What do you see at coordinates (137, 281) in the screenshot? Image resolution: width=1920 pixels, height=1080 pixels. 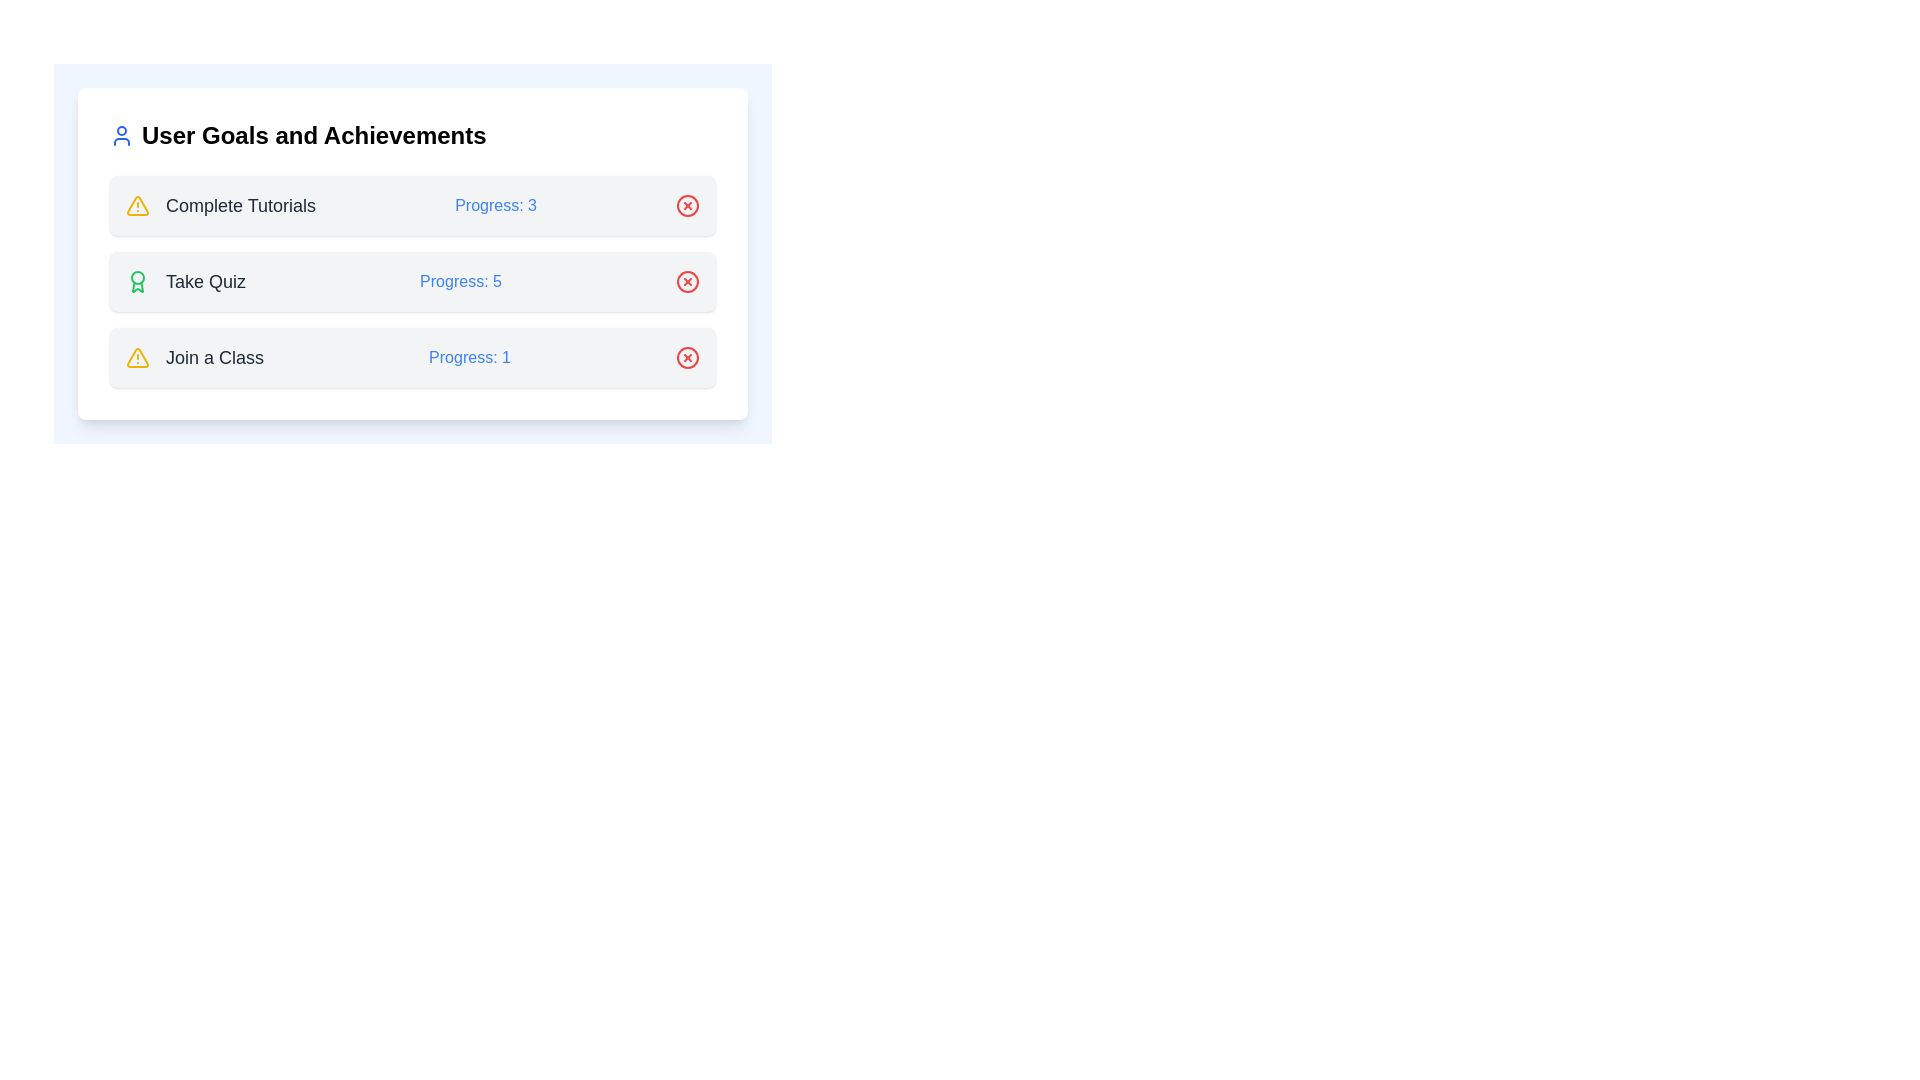 I see `the achievement award icon associated with the 'Take Quiz' task, which is located in the second row of the list, between 'Complete Tutorials' and 'Join a Class'` at bounding box center [137, 281].